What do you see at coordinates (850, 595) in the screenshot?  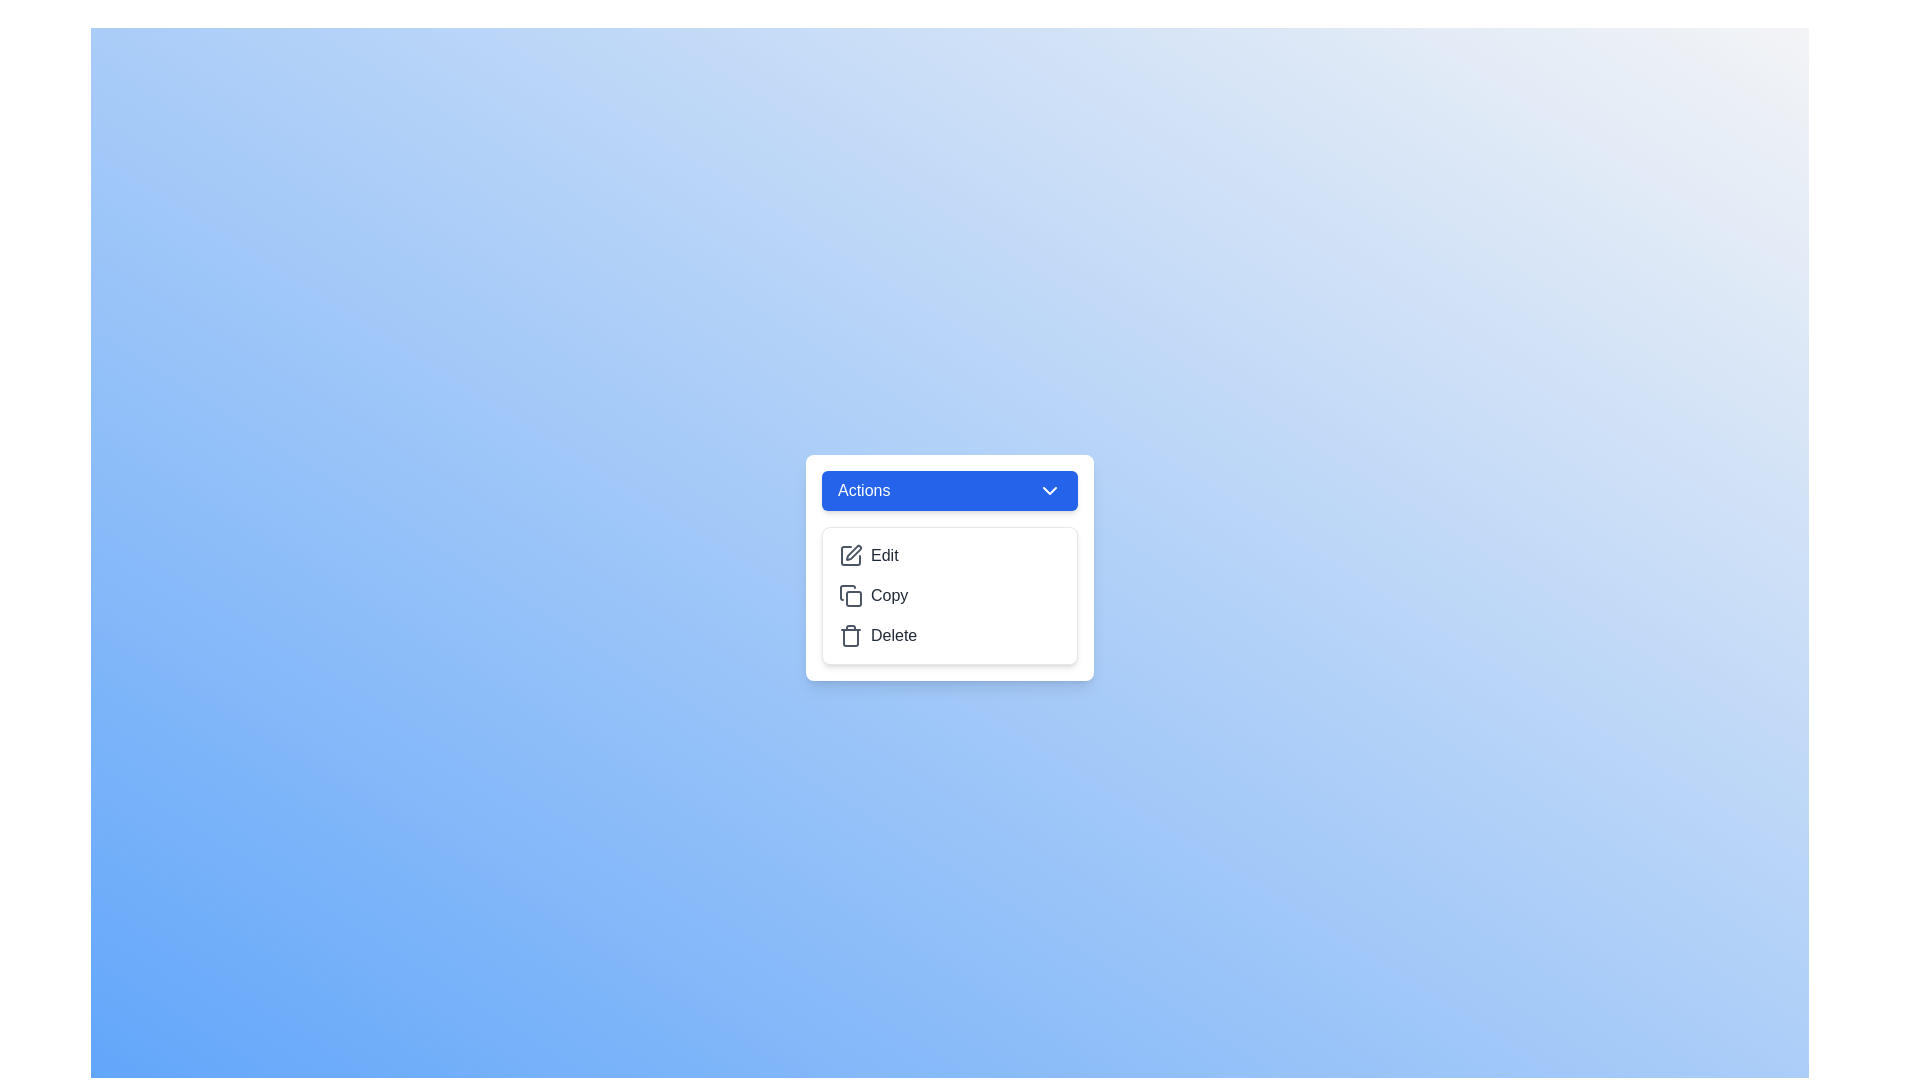 I see `the icon located to the left of the 'Copy' text label in the second row of the menu list` at bounding box center [850, 595].